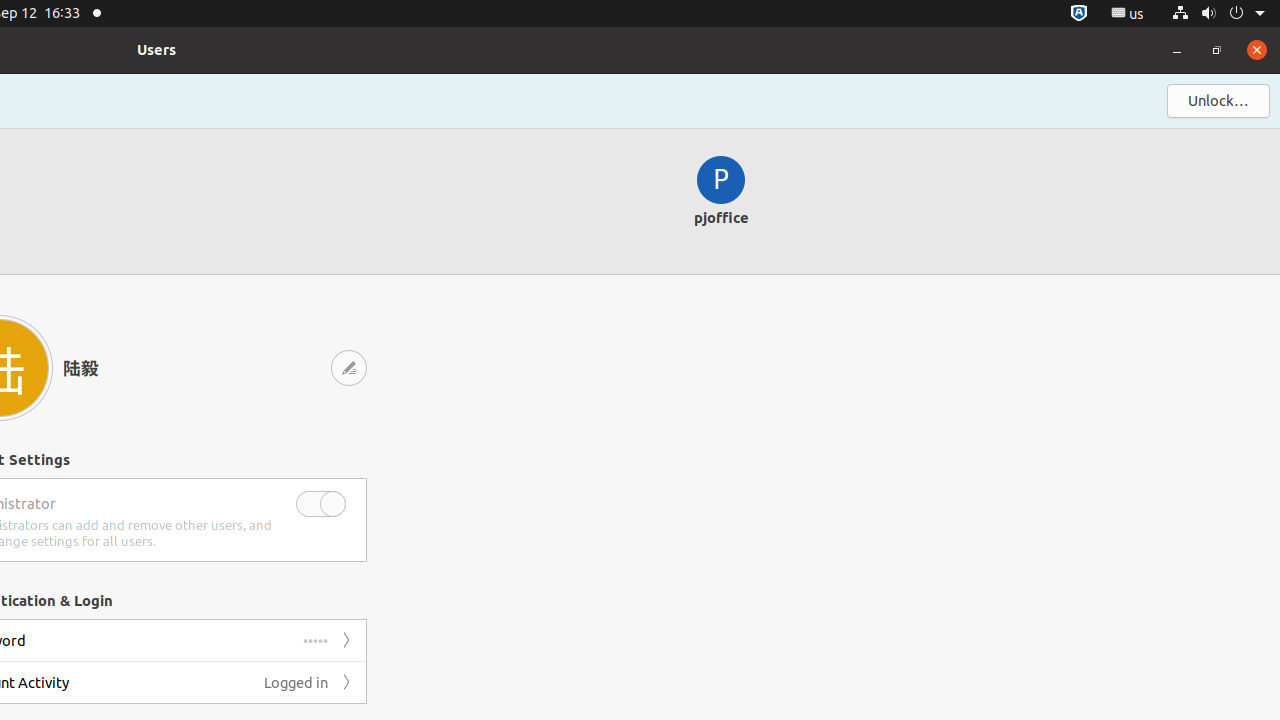  I want to click on 'pjoffice', so click(720, 201).